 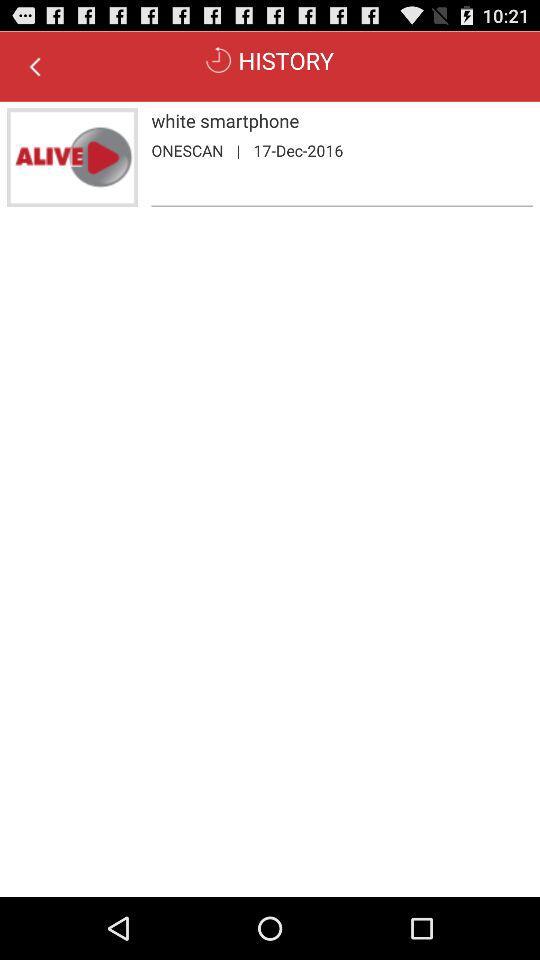 I want to click on app below the white smartphone icon, so click(x=297, y=149).